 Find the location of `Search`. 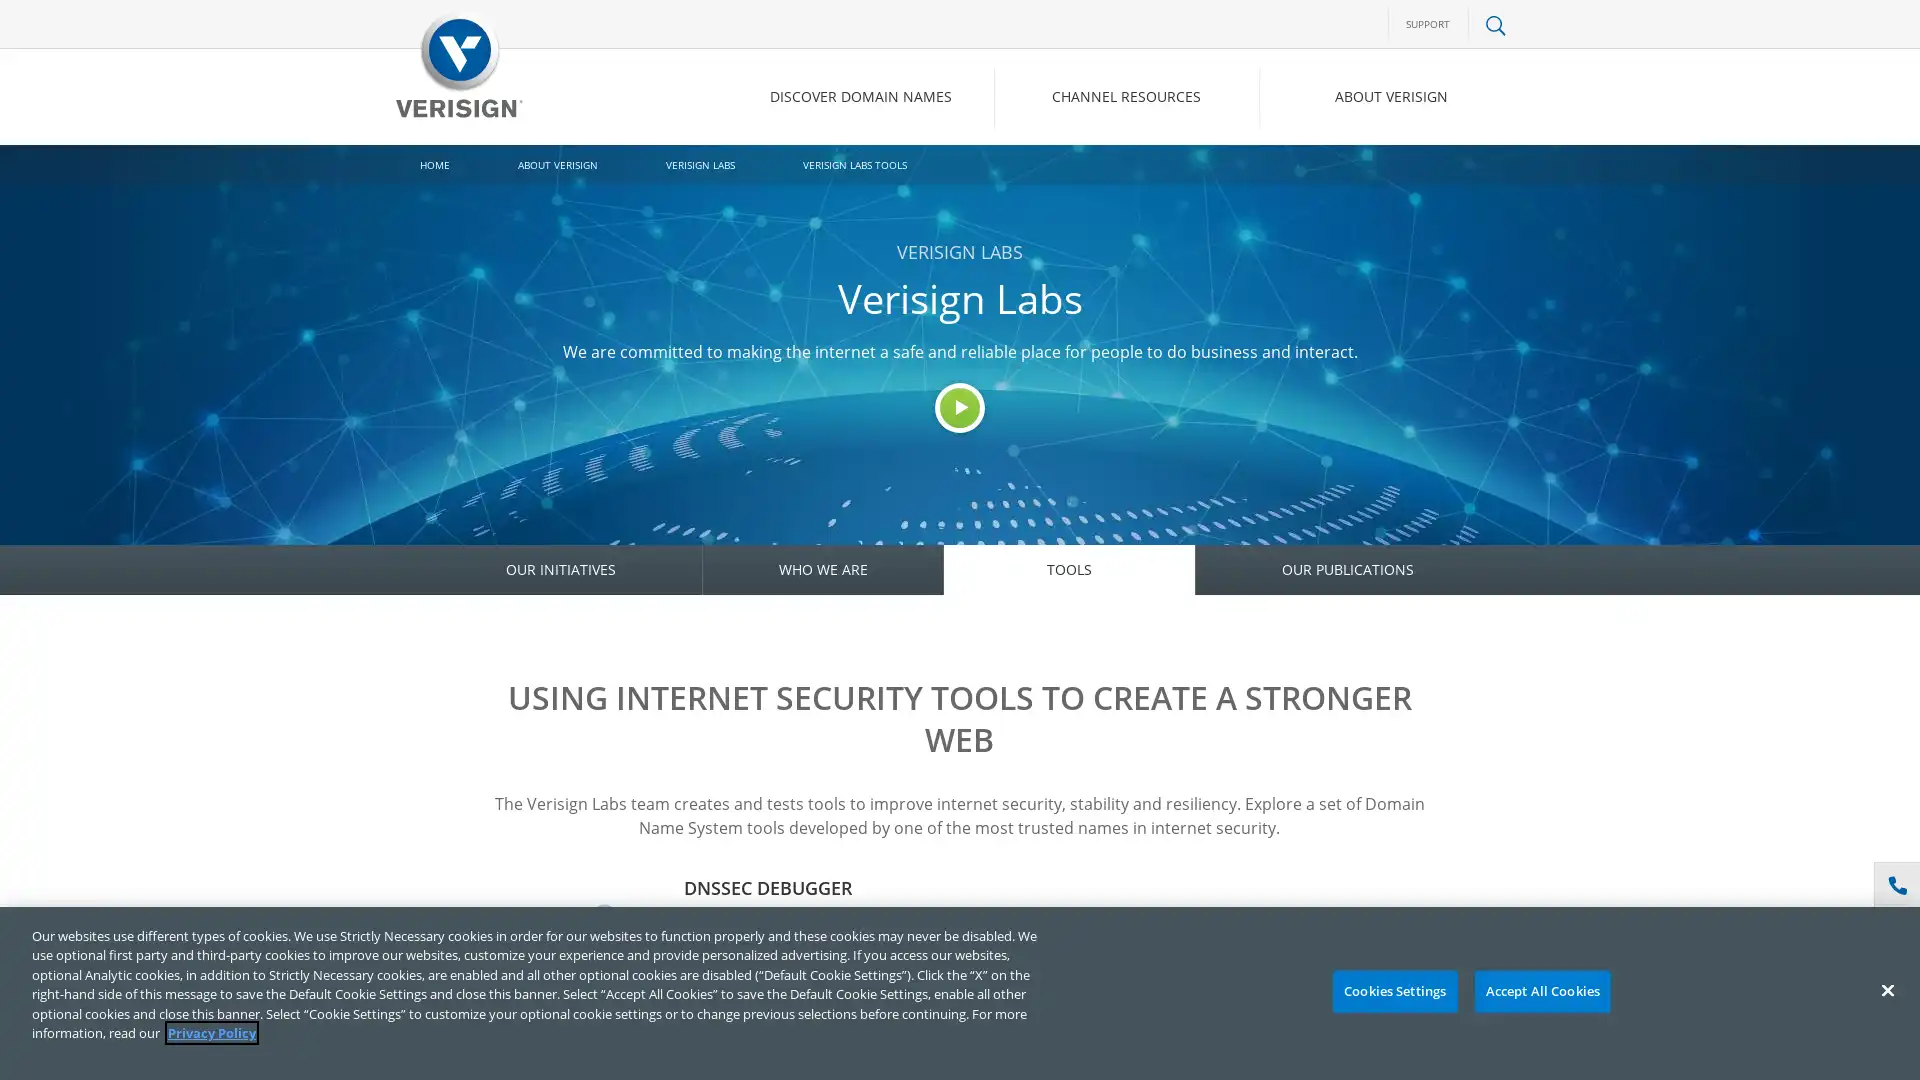

Search is located at coordinates (1334, 181).